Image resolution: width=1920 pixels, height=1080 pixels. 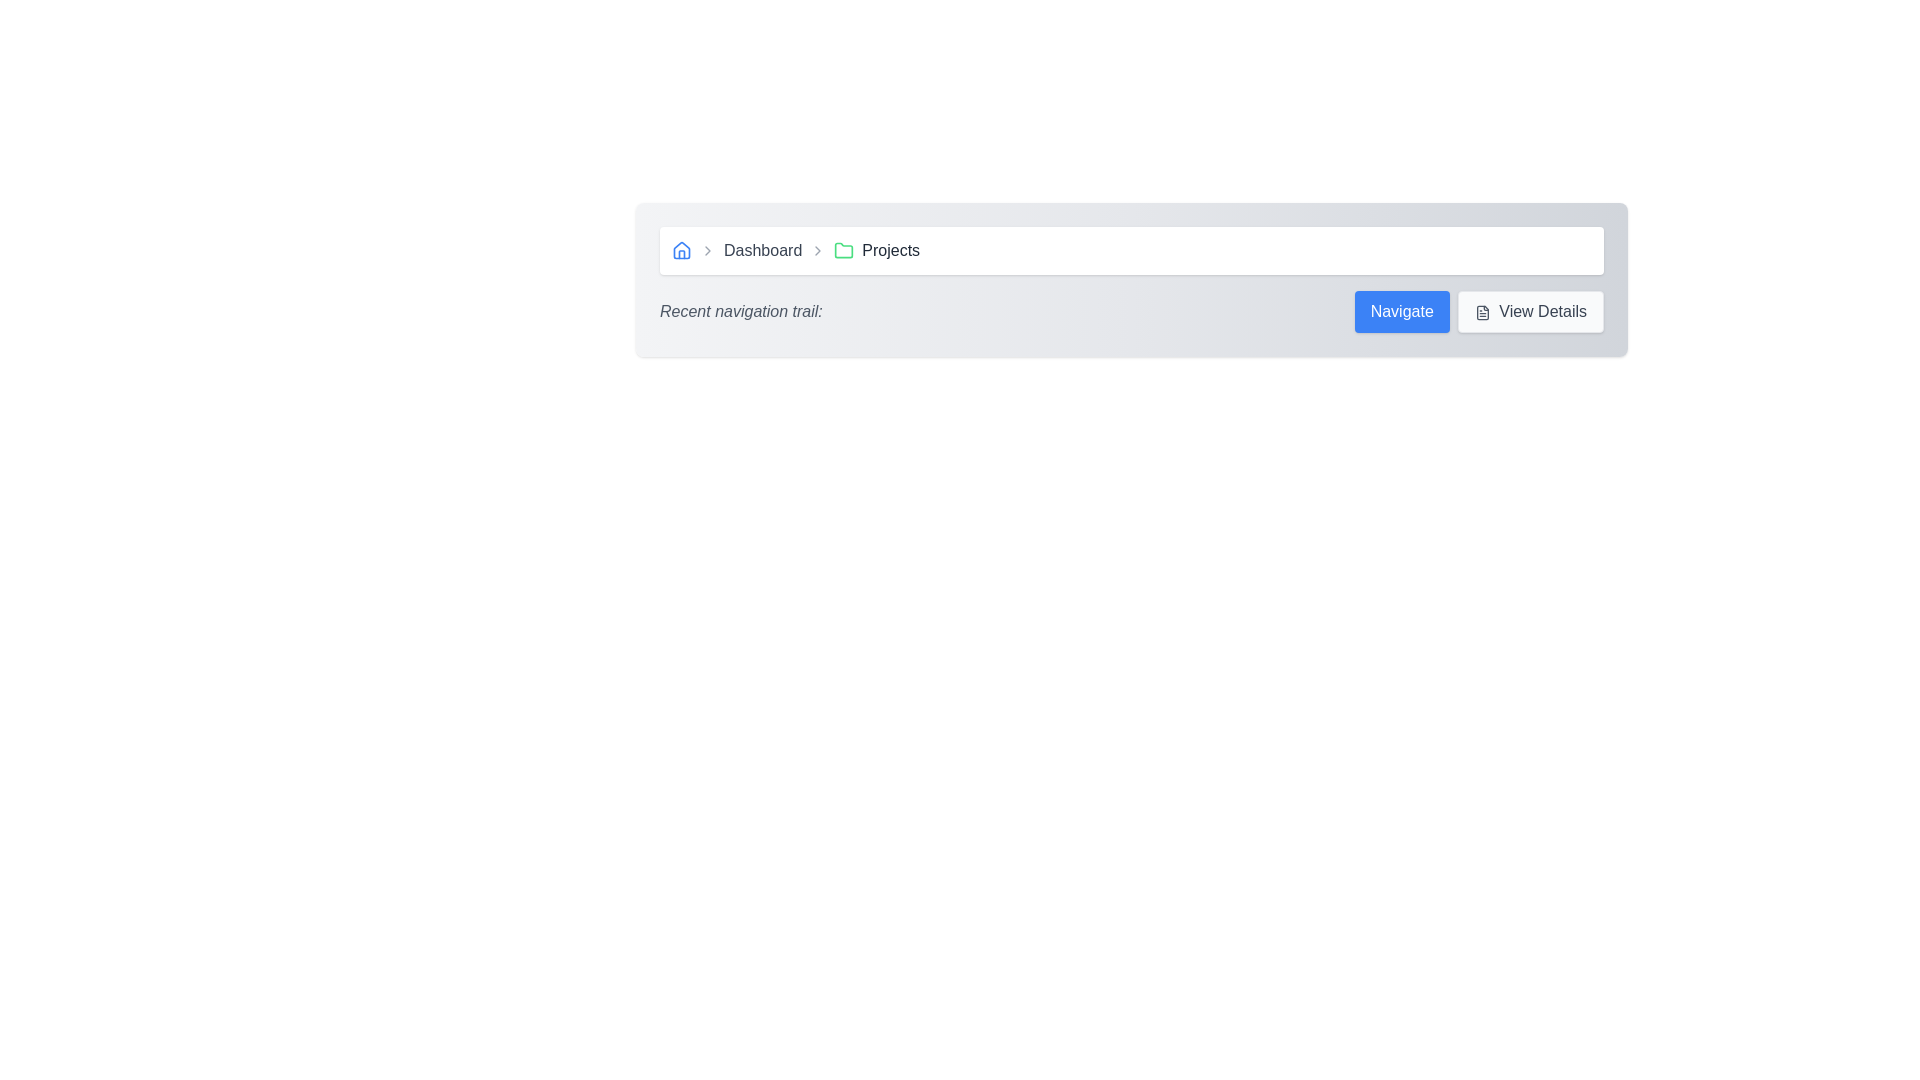 I want to click on the 'Navigate' button, which has rounded corners, a blue background, and white text, so click(x=1401, y=312).